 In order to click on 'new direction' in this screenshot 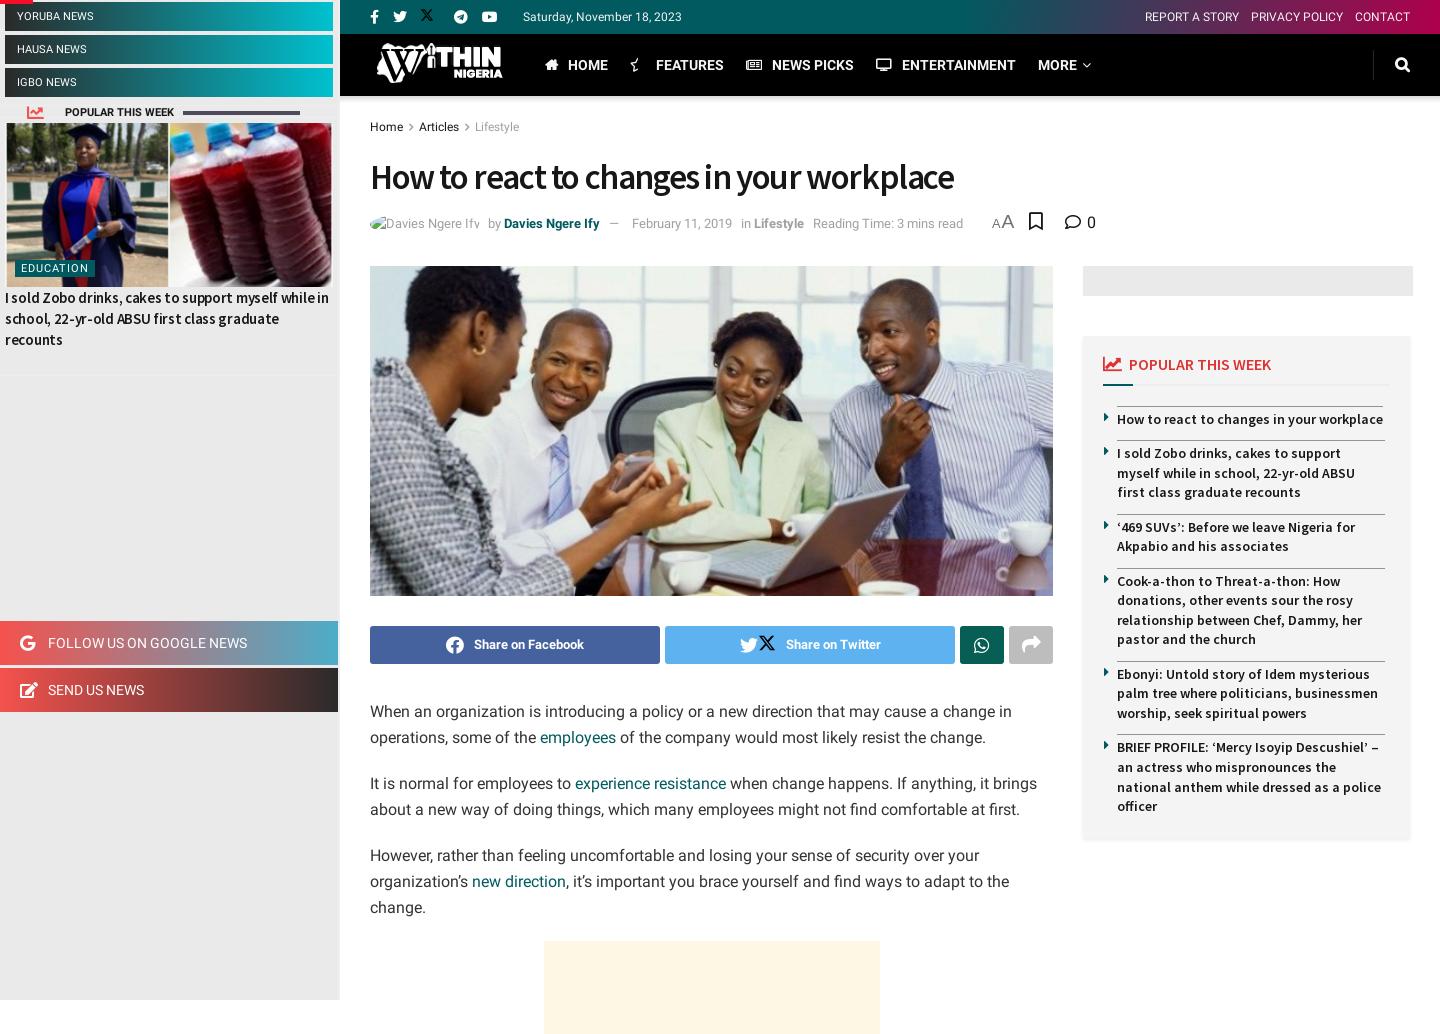, I will do `click(515, 880)`.